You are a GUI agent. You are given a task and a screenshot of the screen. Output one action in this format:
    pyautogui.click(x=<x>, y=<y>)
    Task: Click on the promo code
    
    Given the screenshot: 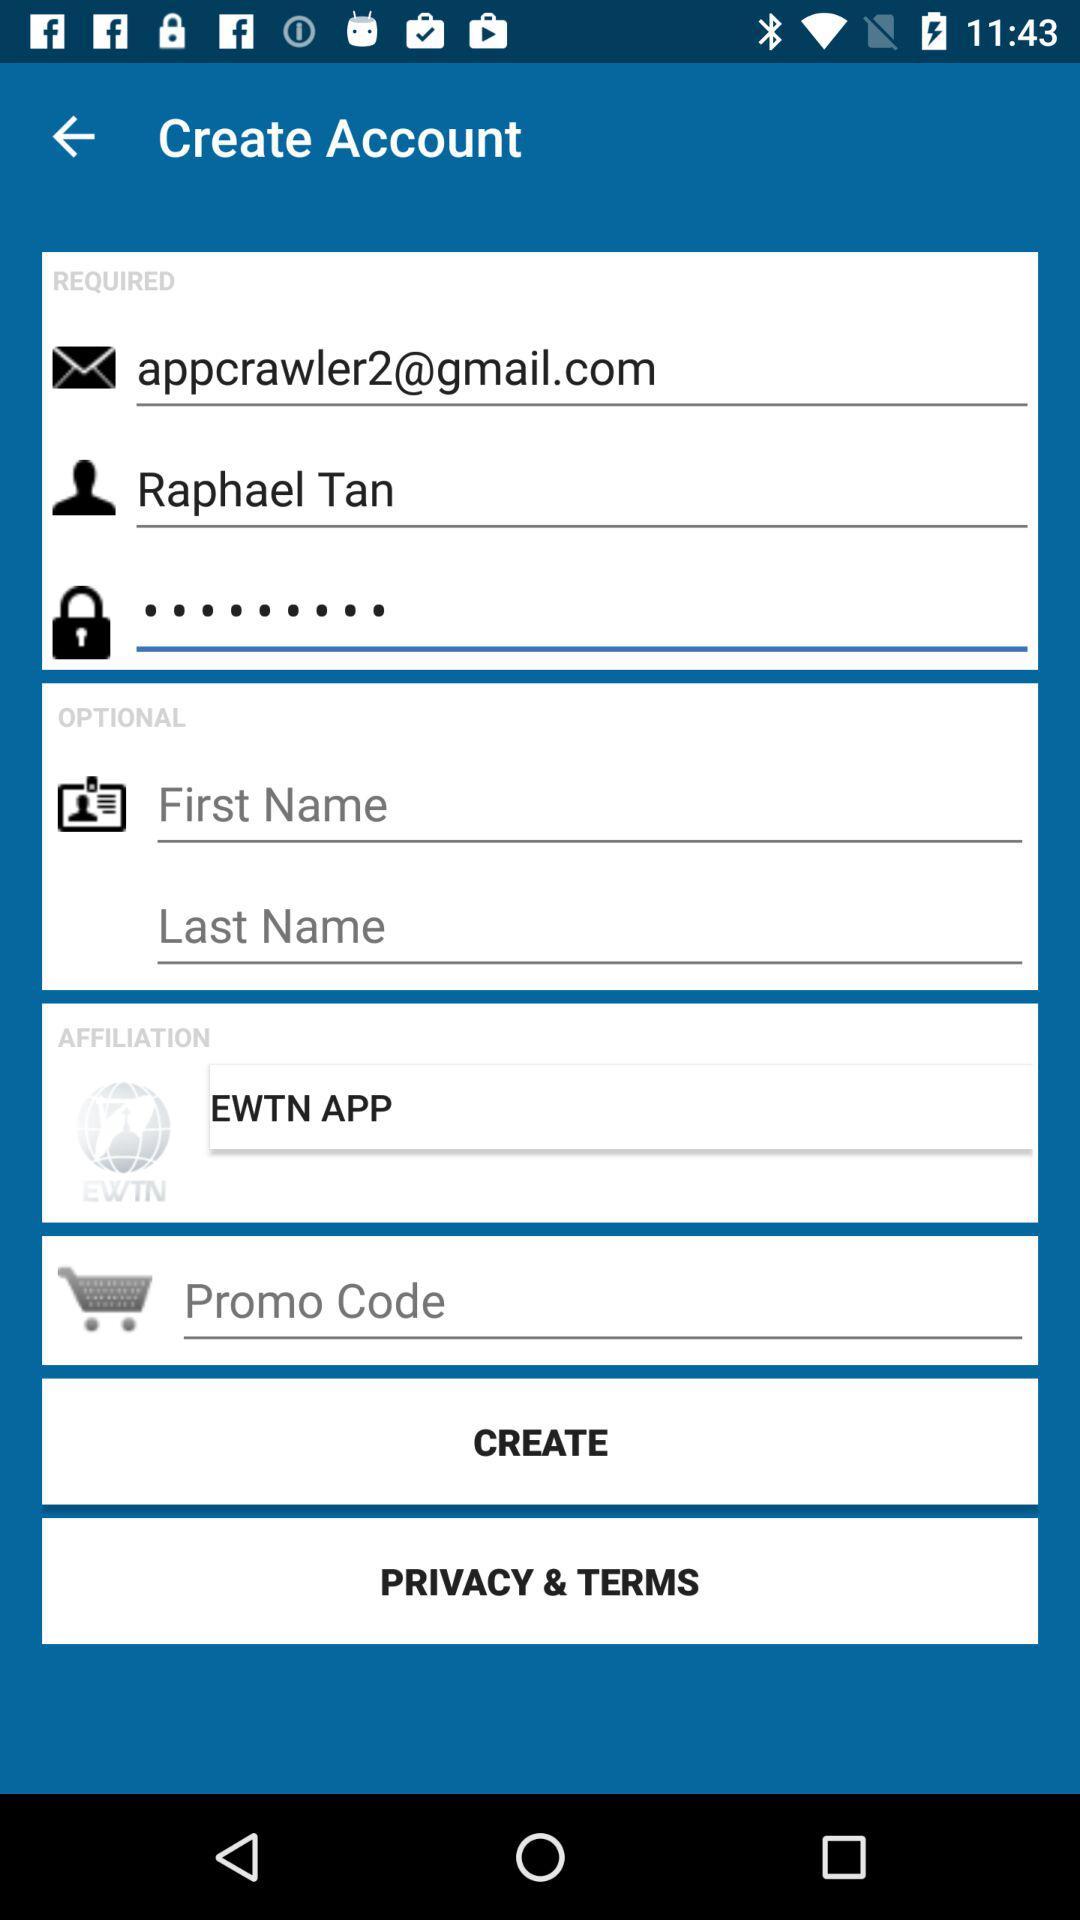 What is the action you would take?
    pyautogui.click(x=601, y=1300)
    